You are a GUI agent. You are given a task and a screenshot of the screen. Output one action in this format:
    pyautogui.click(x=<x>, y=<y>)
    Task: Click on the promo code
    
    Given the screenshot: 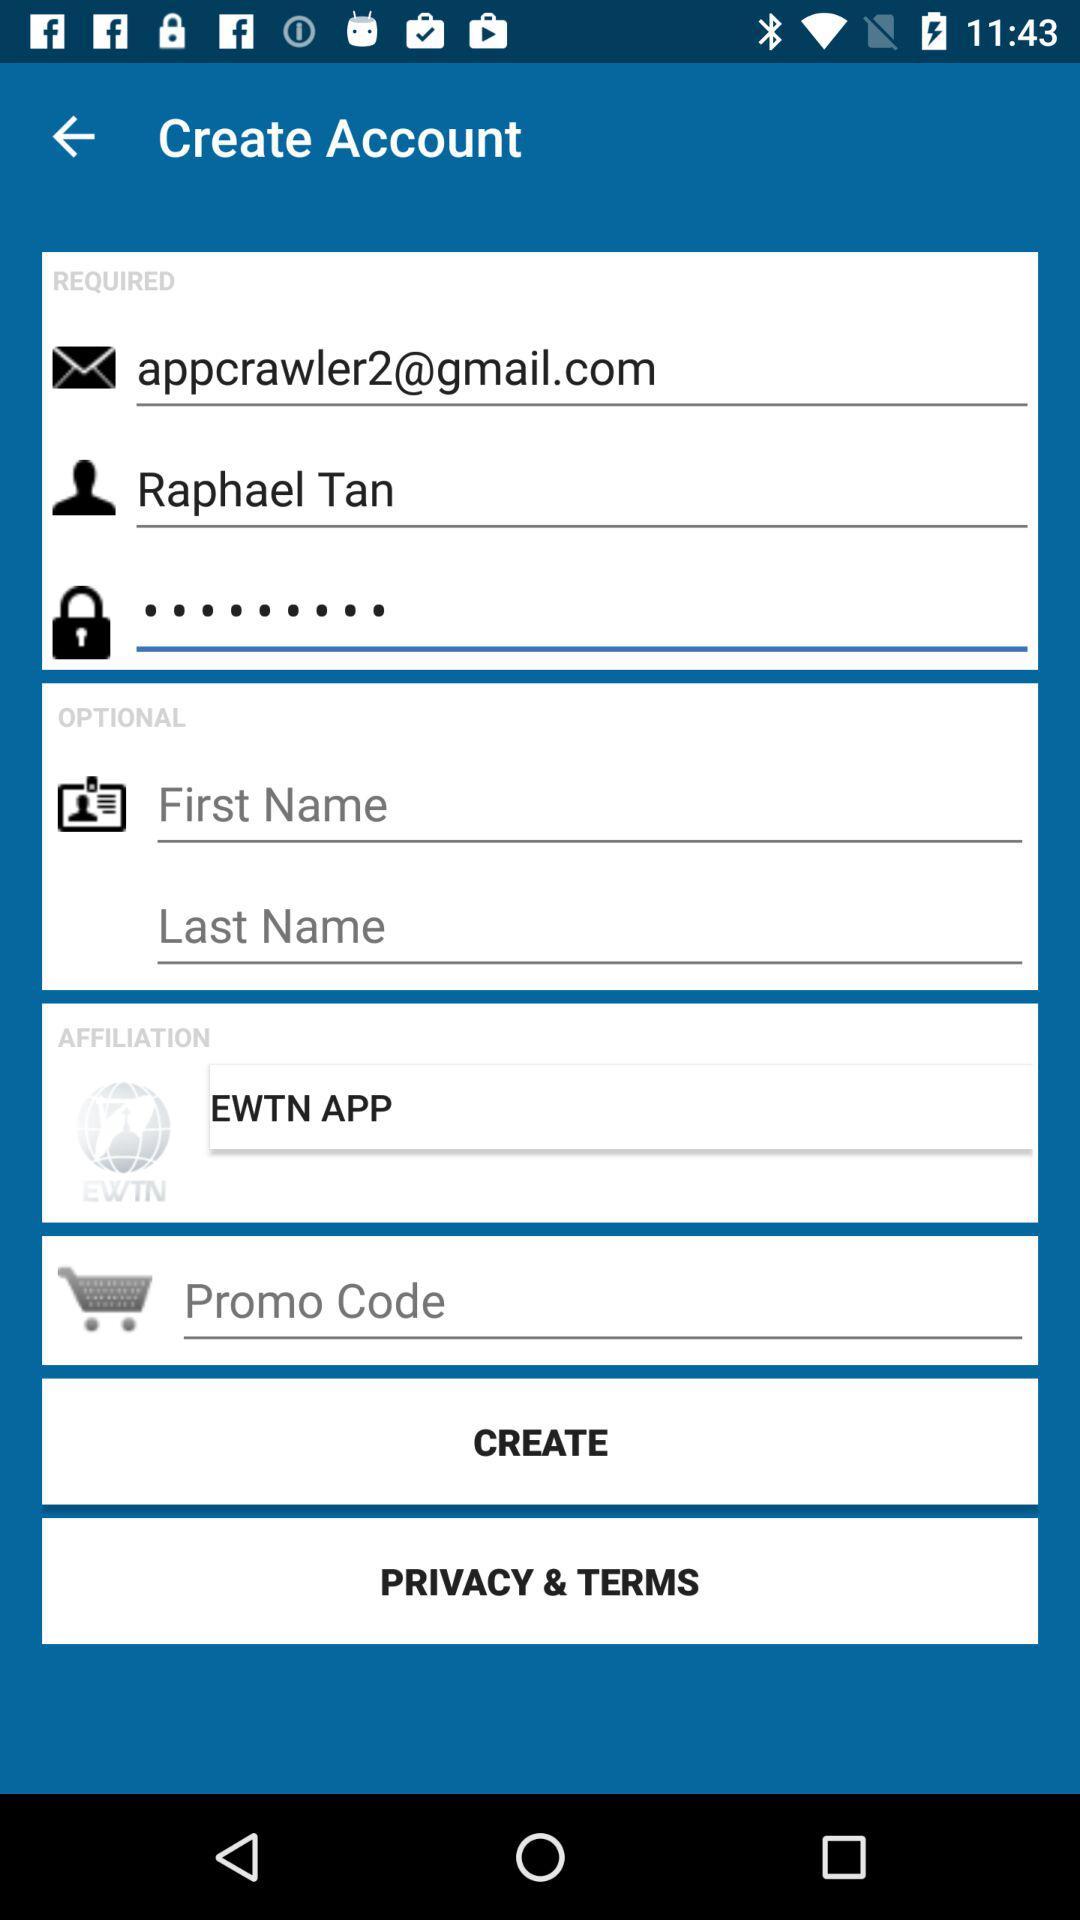 What is the action you would take?
    pyautogui.click(x=601, y=1300)
    